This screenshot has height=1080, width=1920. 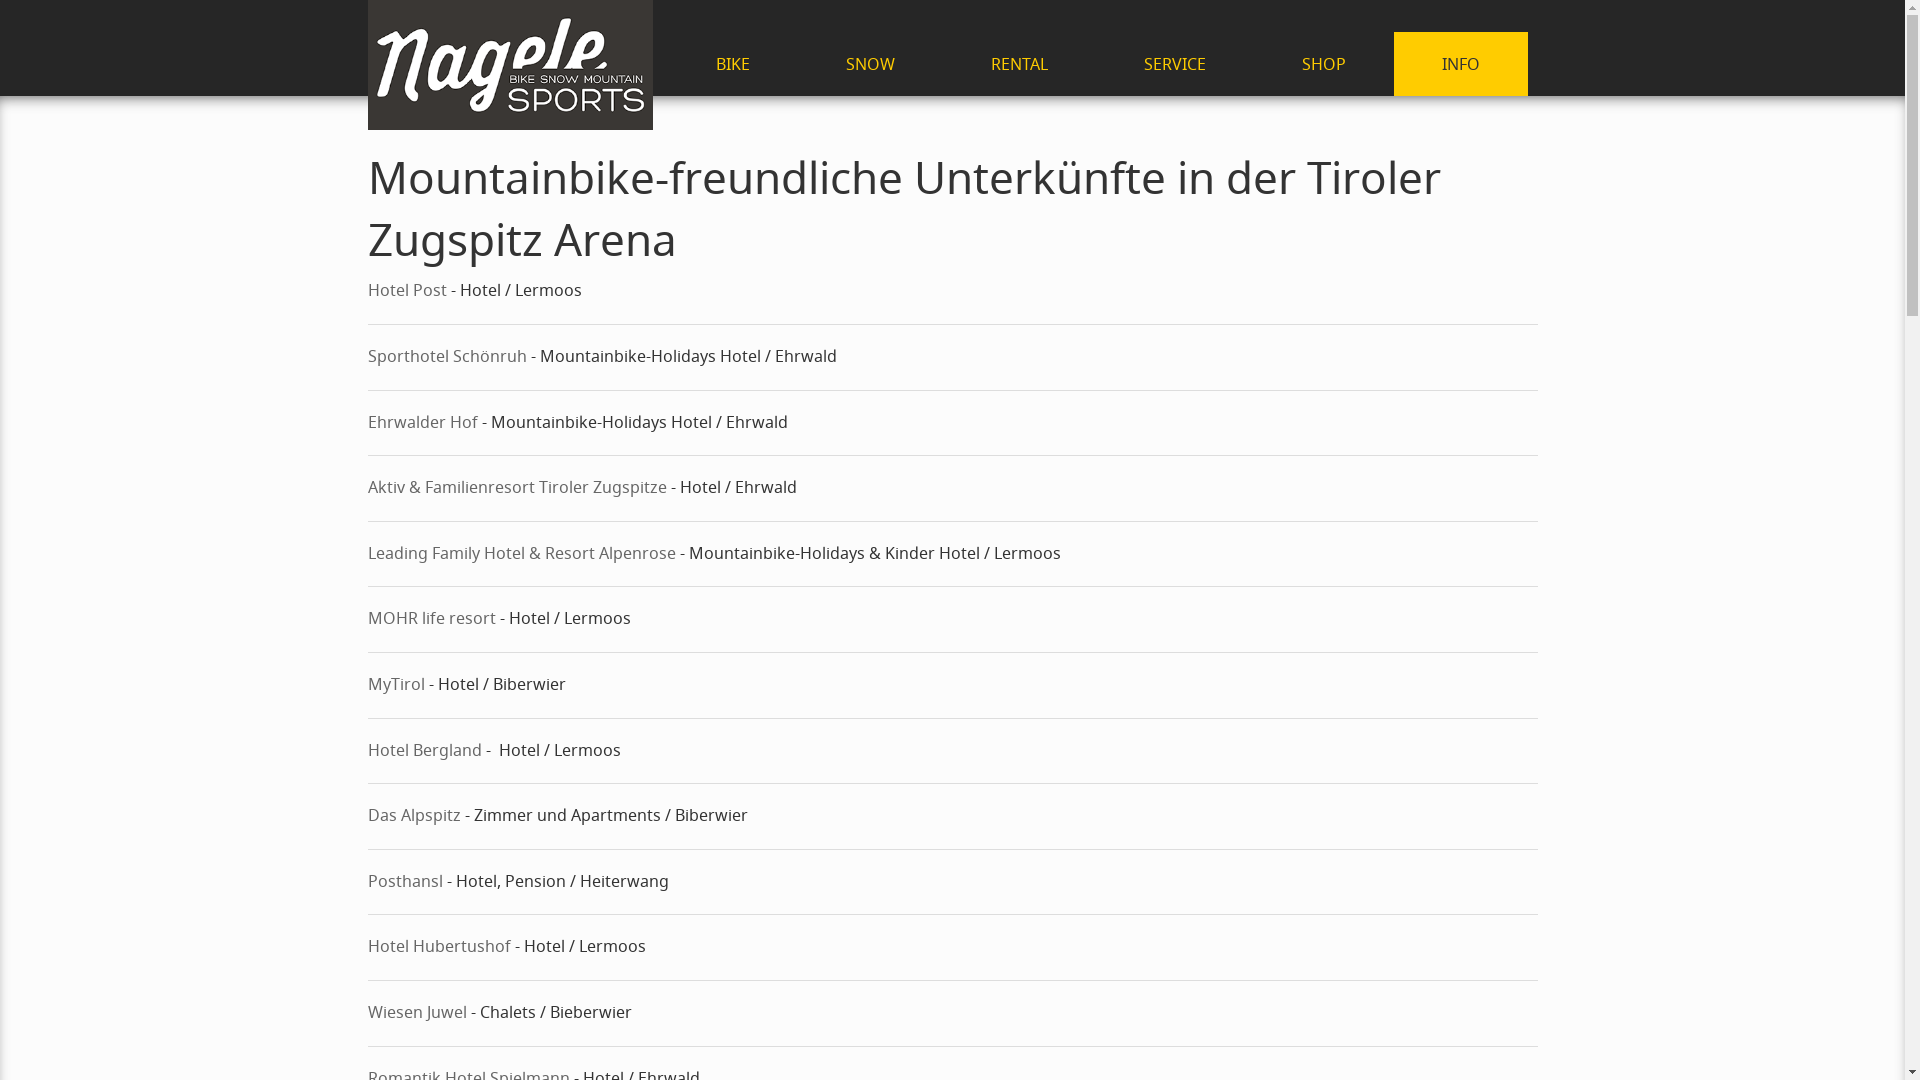 I want to click on 'Posthansl', so click(x=368, y=879).